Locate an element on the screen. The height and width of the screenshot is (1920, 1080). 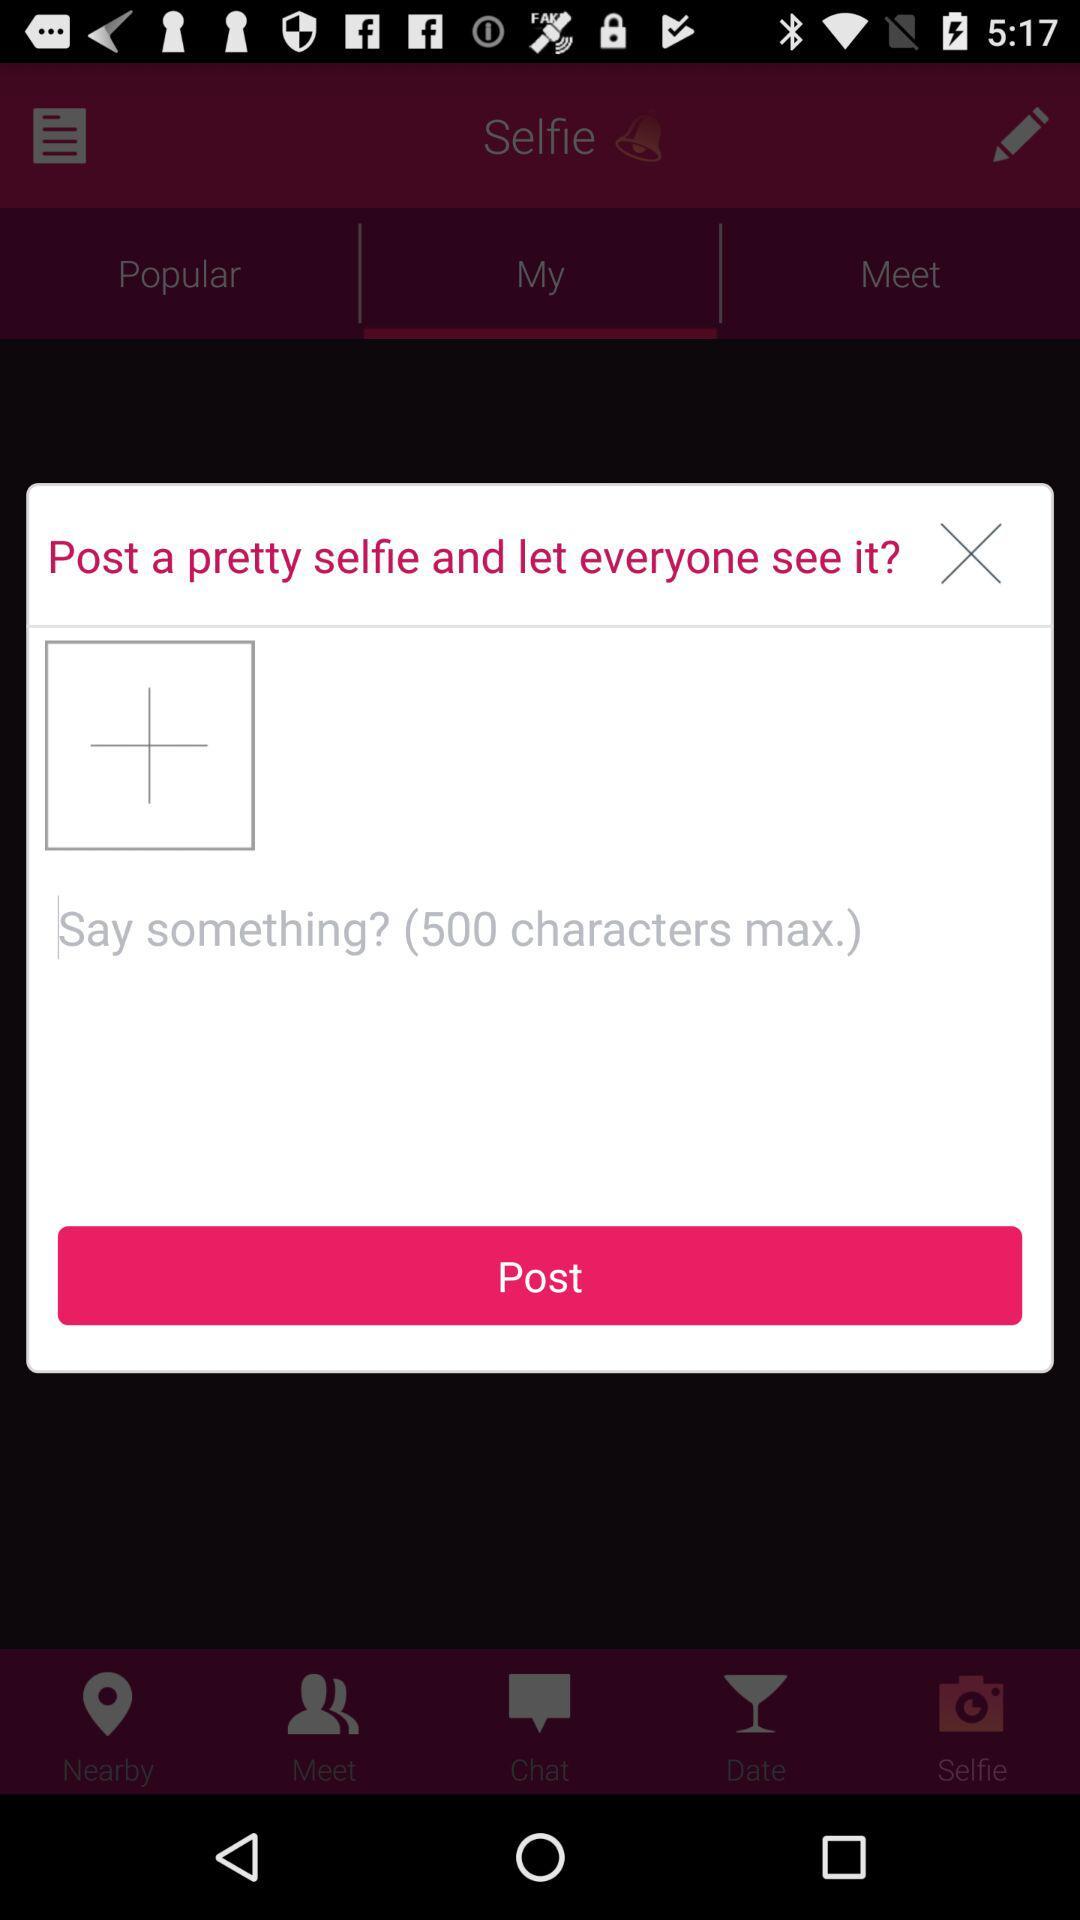
the icon on the left is located at coordinates (149, 744).